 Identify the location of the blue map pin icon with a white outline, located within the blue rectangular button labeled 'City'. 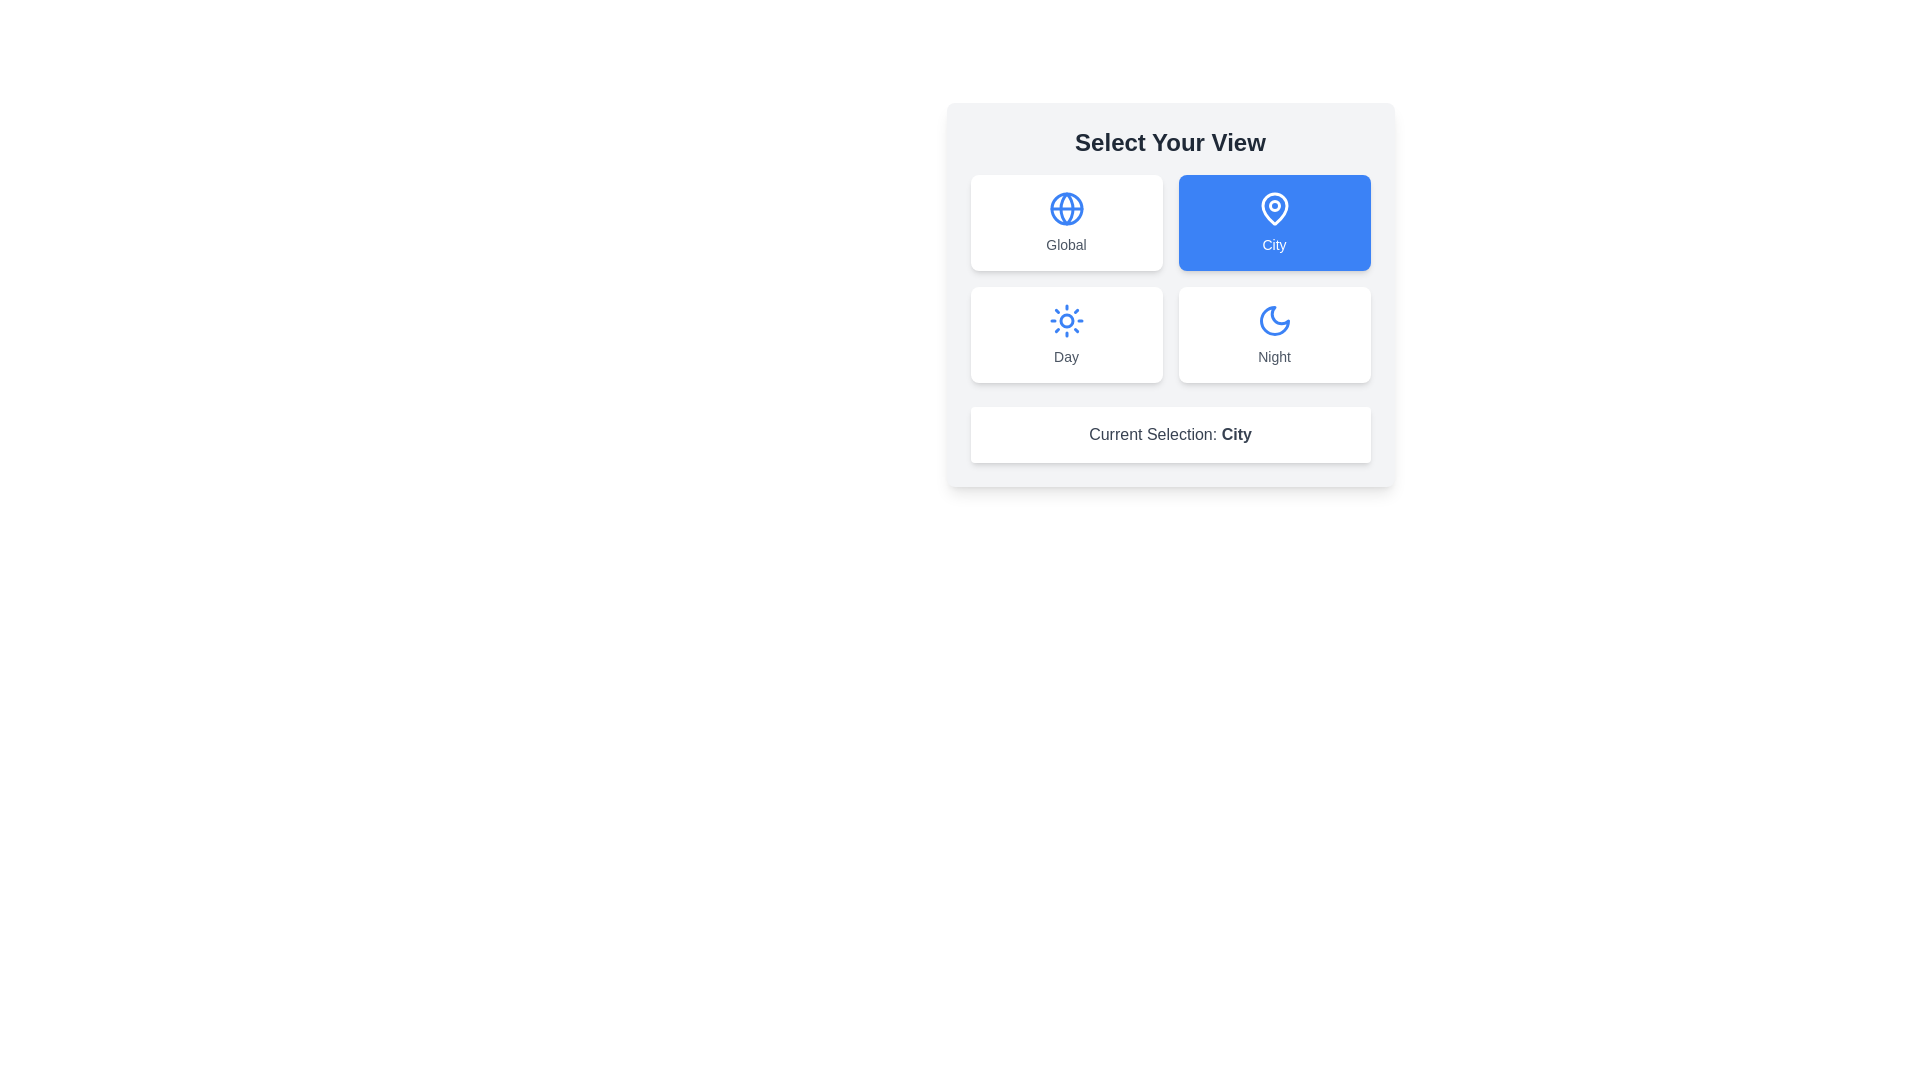
(1273, 208).